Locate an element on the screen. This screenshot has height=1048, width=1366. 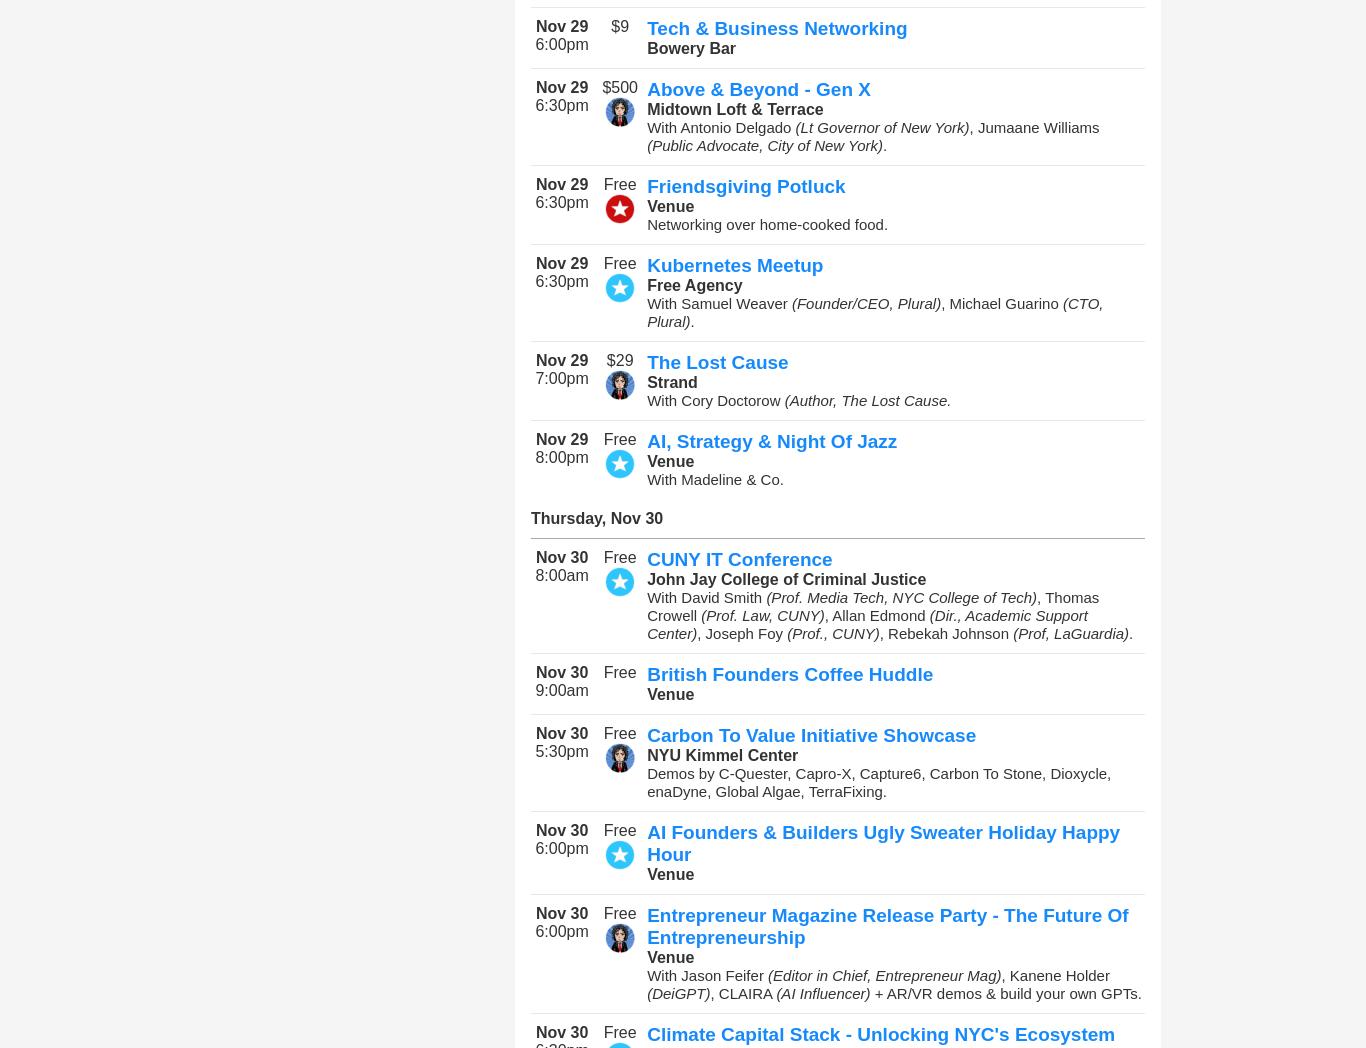
'Friendsgiving Potluck' is located at coordinates (745, 185).